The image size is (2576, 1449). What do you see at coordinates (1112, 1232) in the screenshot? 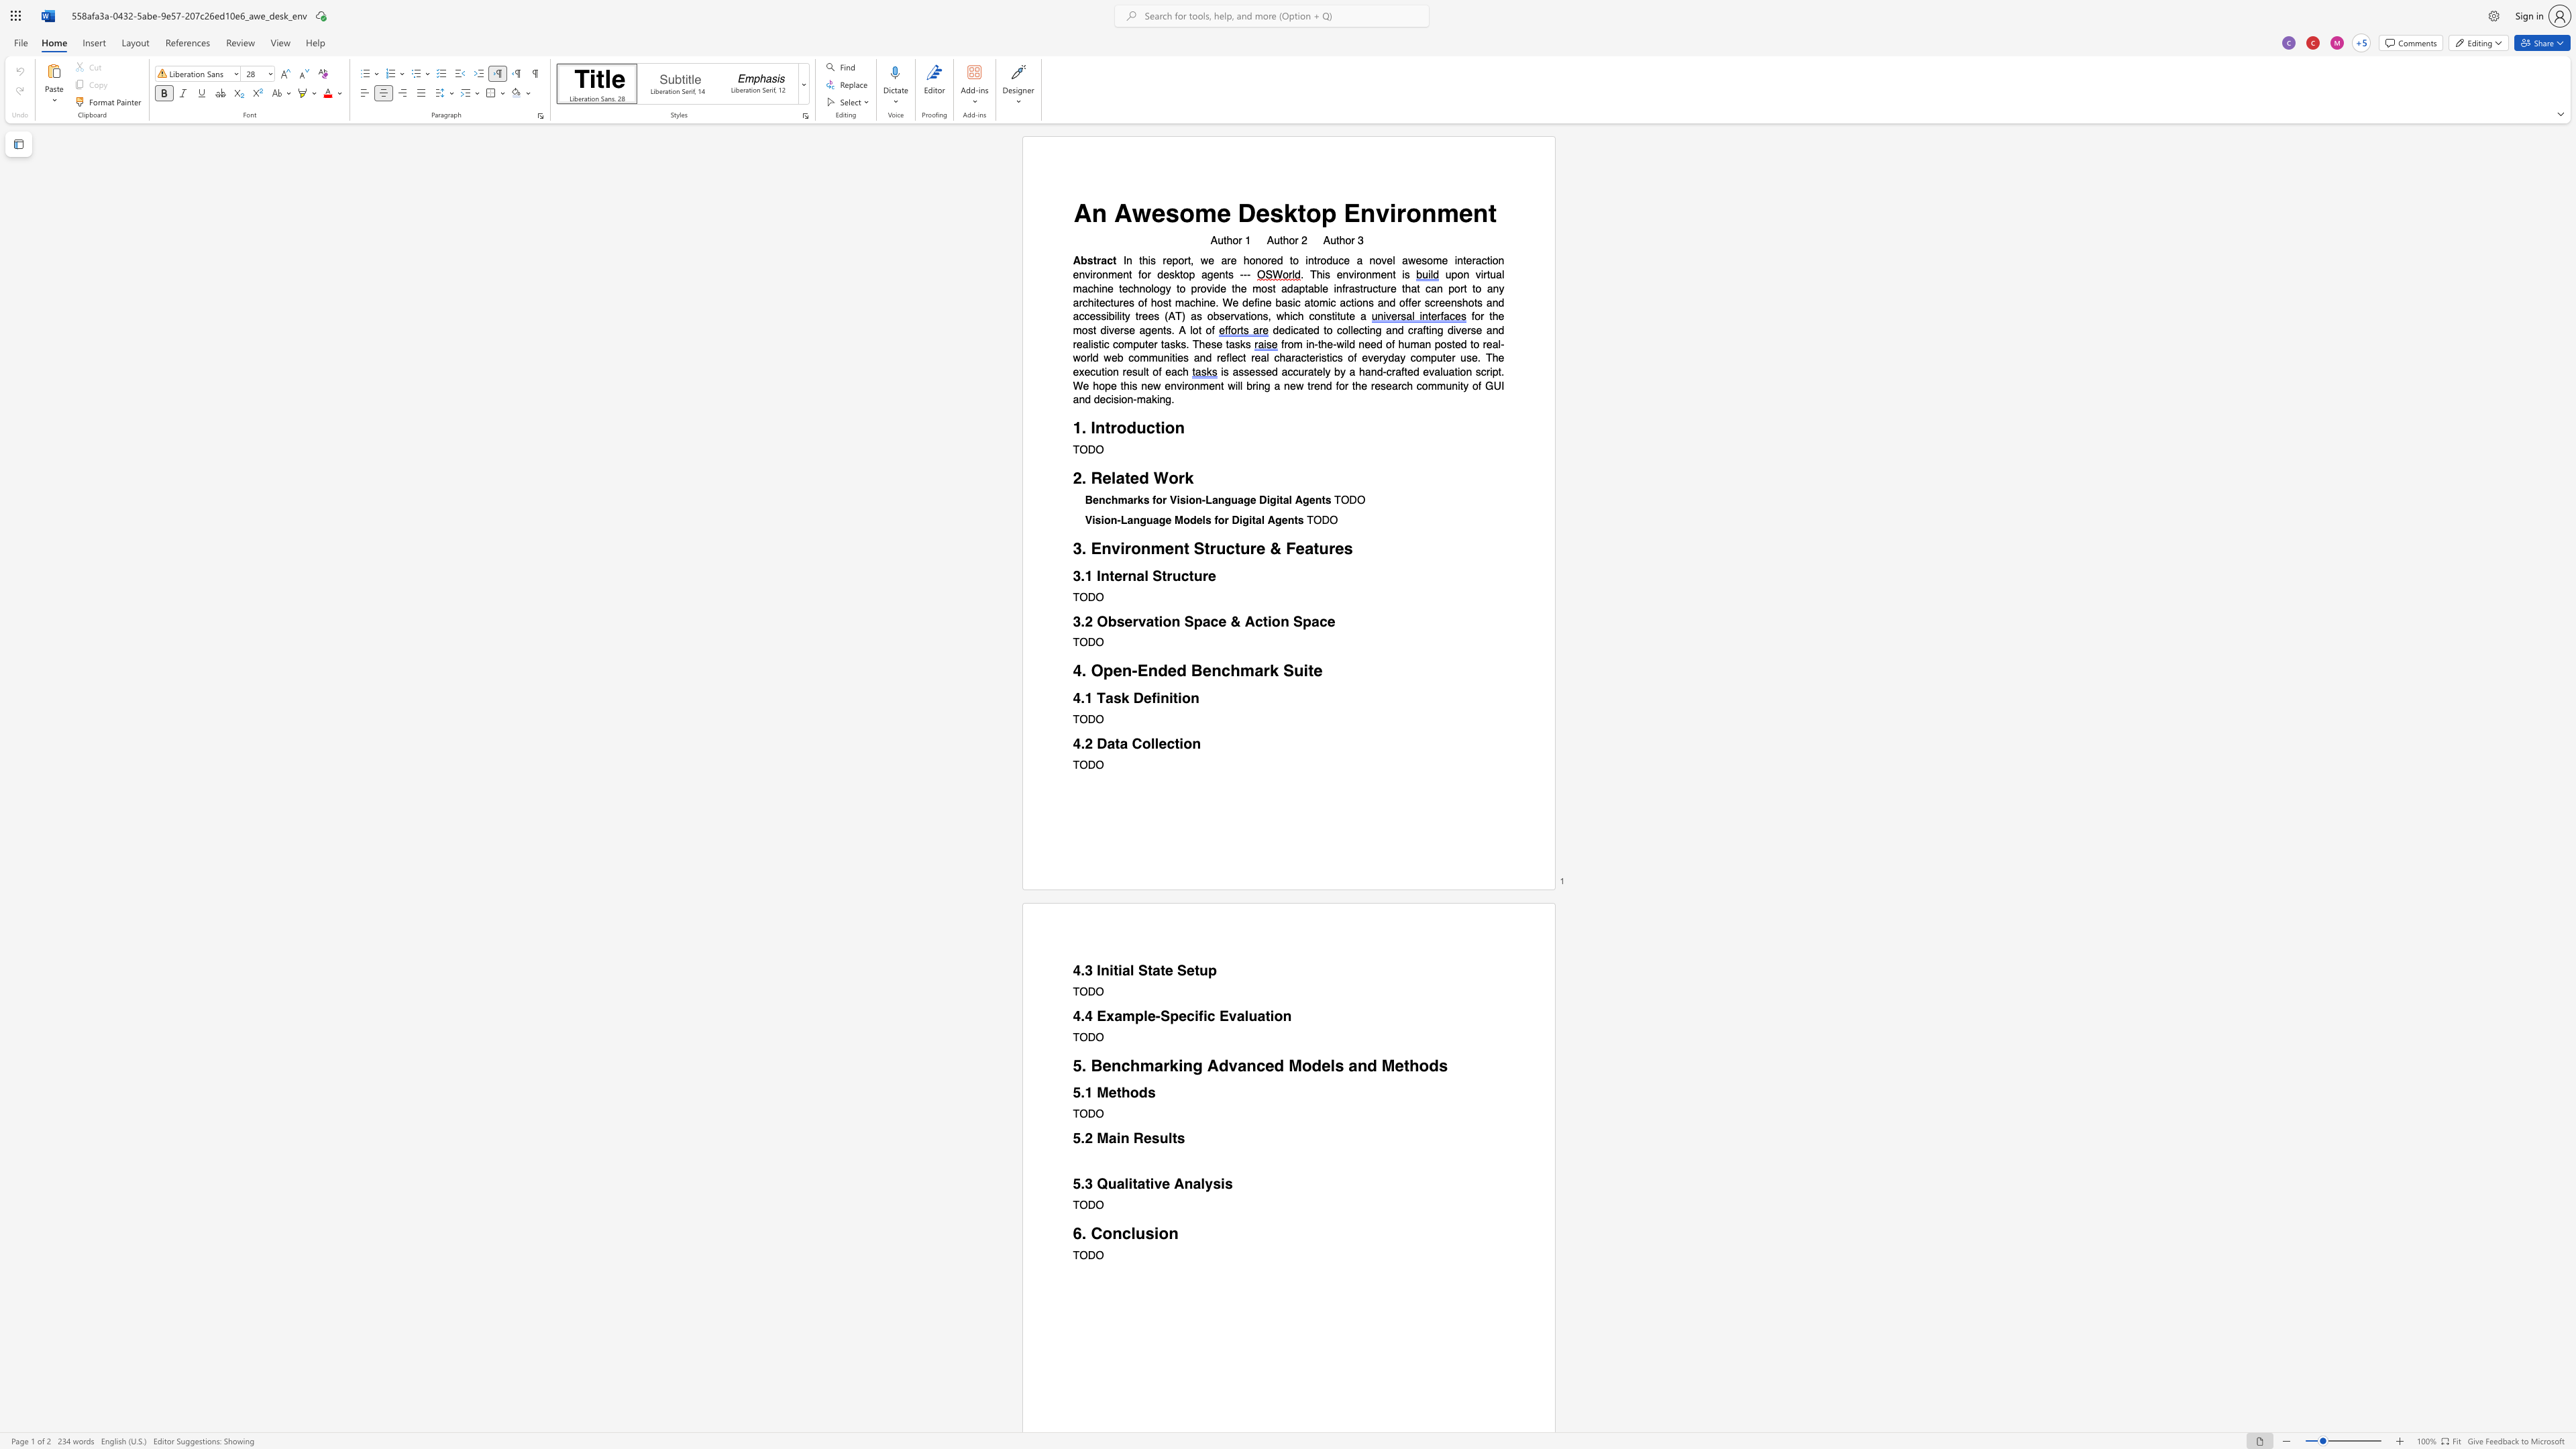
I see `the subset text "nclus" within the text "6. Conclusion"` at bounding box center [1112, 1232].